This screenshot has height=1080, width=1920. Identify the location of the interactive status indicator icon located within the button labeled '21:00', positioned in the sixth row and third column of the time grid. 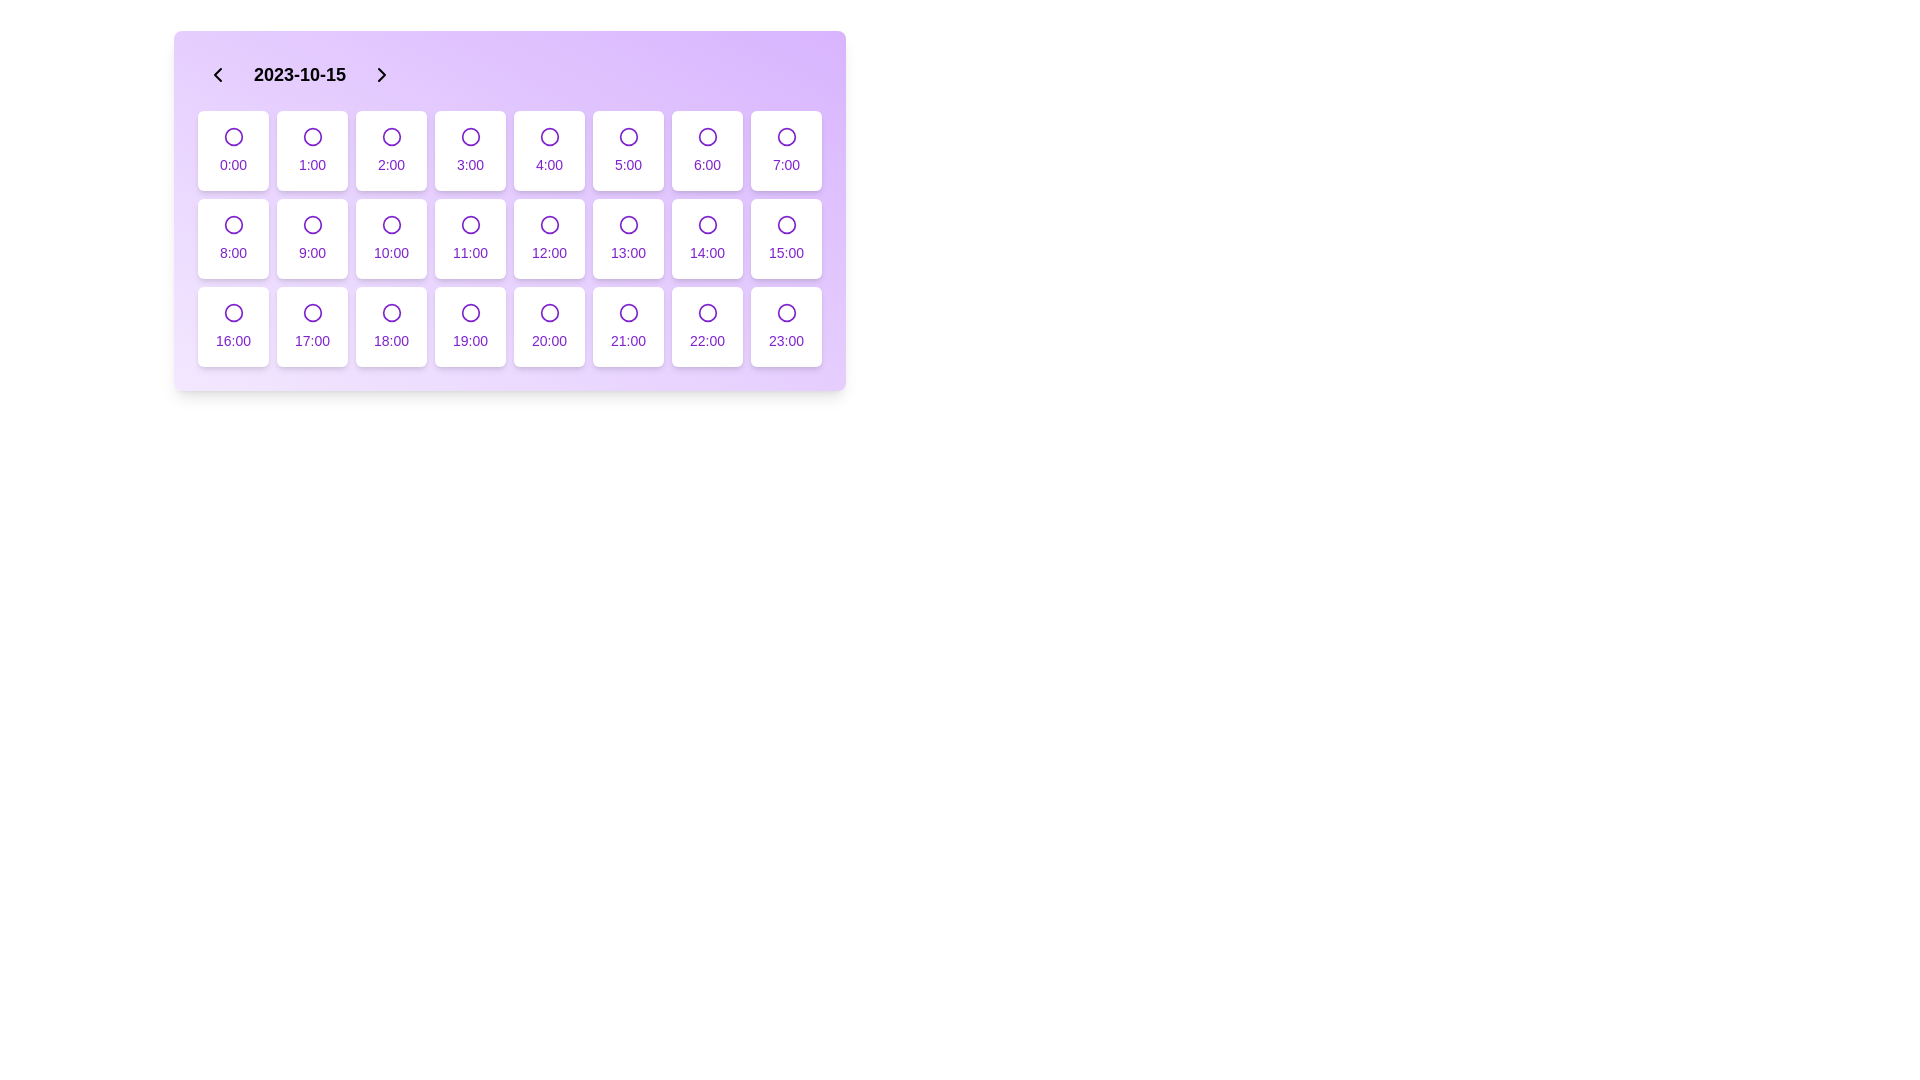
(627, 312).